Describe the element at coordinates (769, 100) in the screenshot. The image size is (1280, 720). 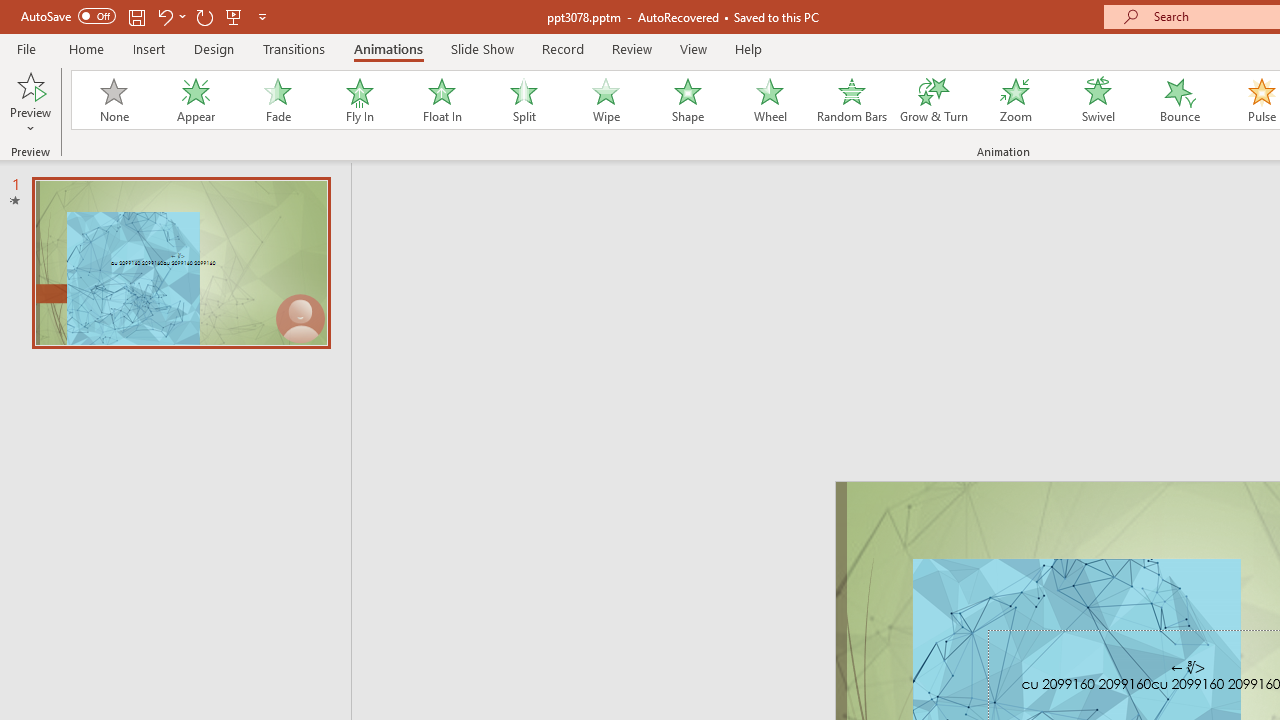
I see `'Wheel'` at that location.